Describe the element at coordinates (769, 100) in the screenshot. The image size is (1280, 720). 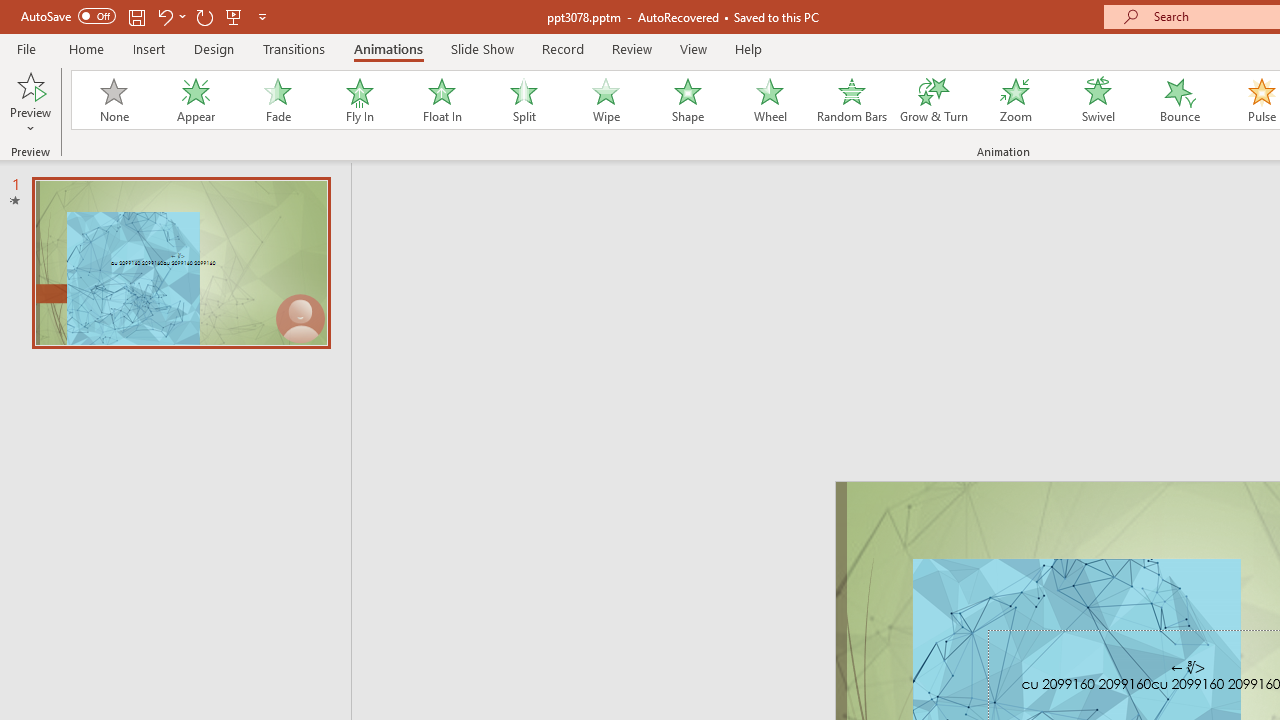
I see `'Wheel'` at that location.